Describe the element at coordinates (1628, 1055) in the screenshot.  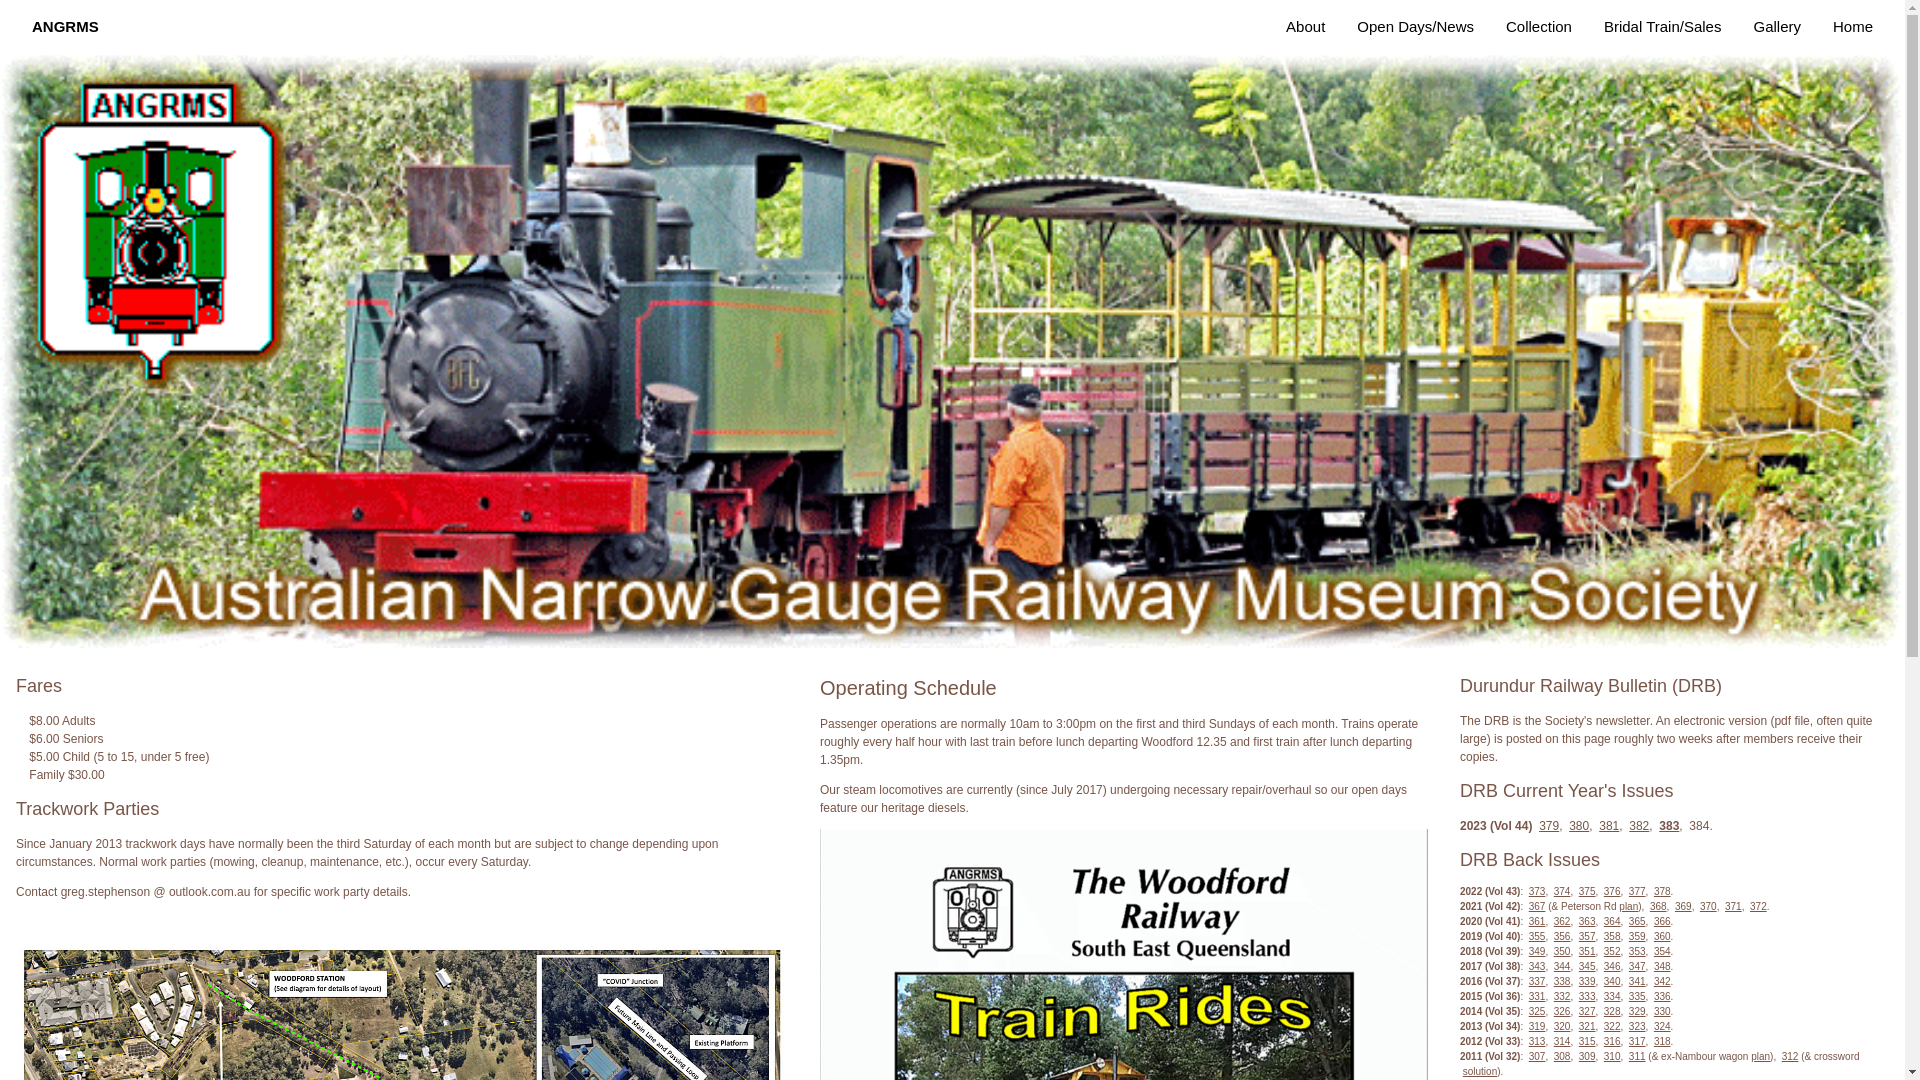
I see `'311'` at that location.